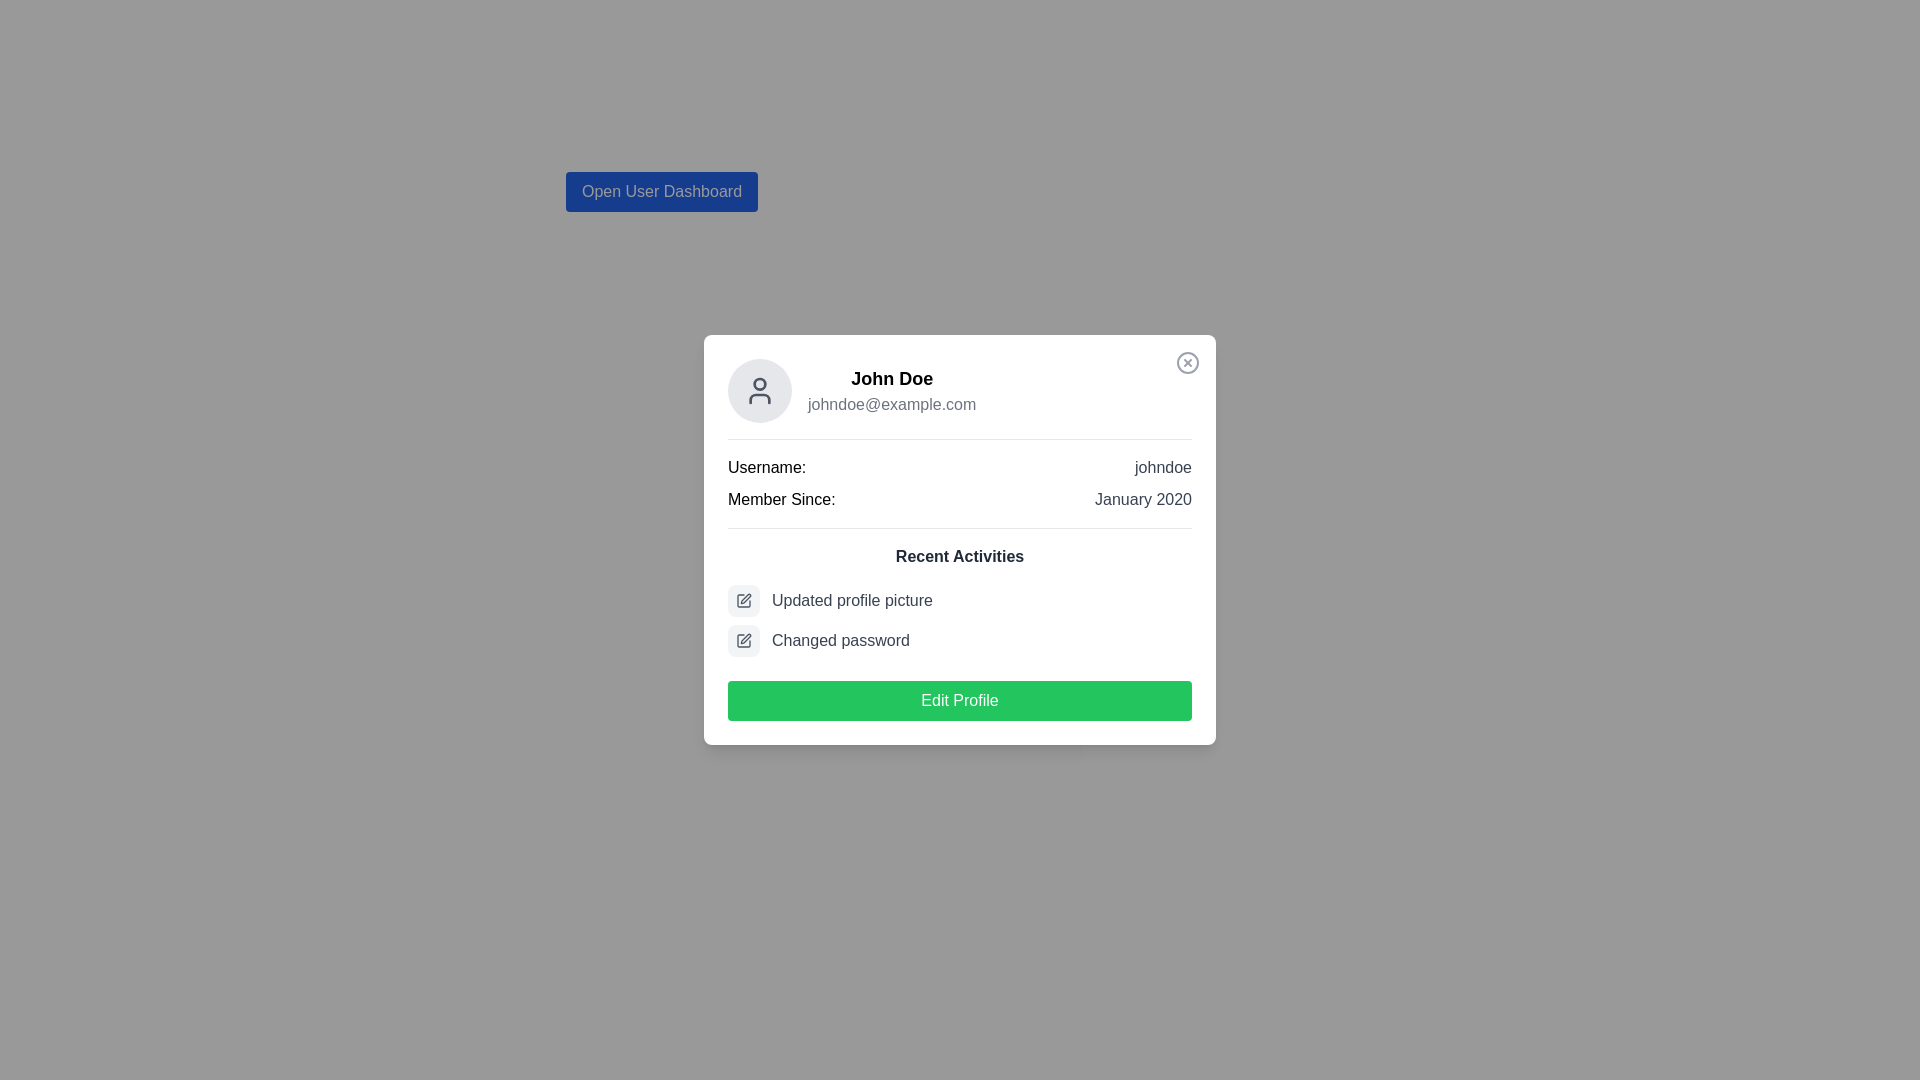 This screenshot has width=1920, height=1080. What do you see at coordinates (852, 600) in the screenshot?
I see `the static text element that displays 'Updated profile picture', located under the 'Recent Activities' title section in the profile card` at bounding box center [852, 600].